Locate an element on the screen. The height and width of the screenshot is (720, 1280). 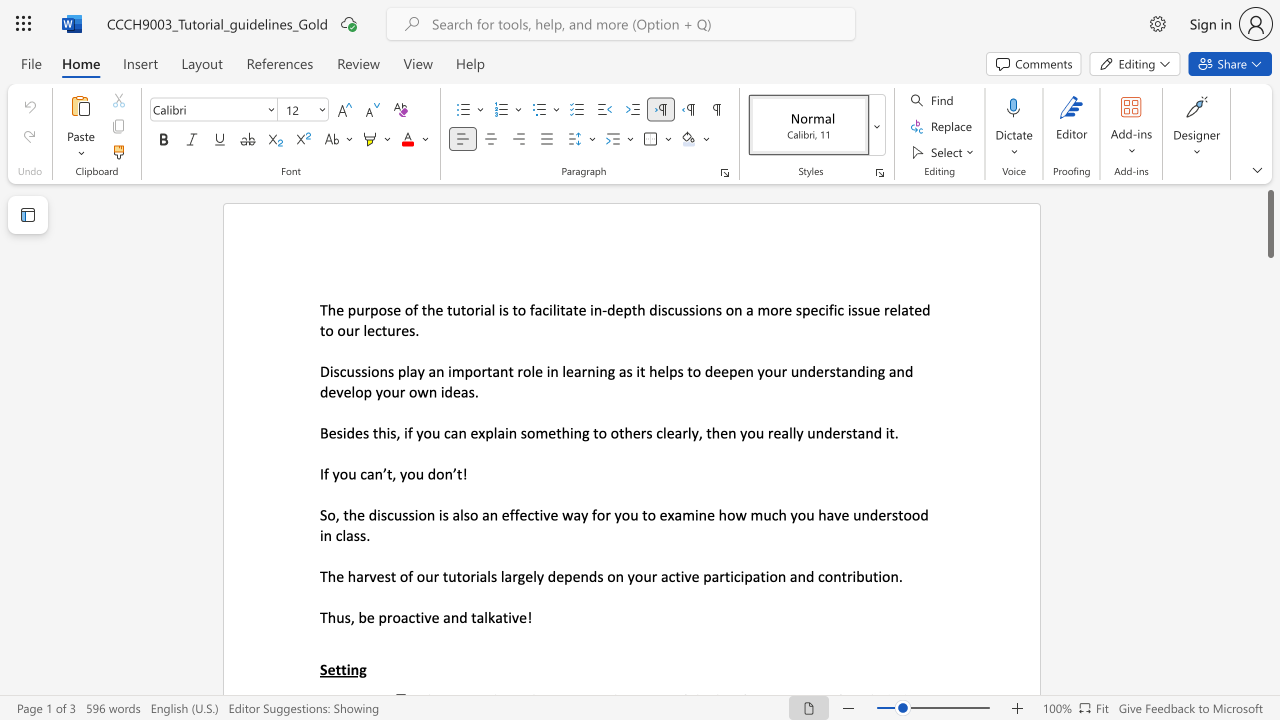
the scrollbar on the side is located at coordinates (1269, 480).